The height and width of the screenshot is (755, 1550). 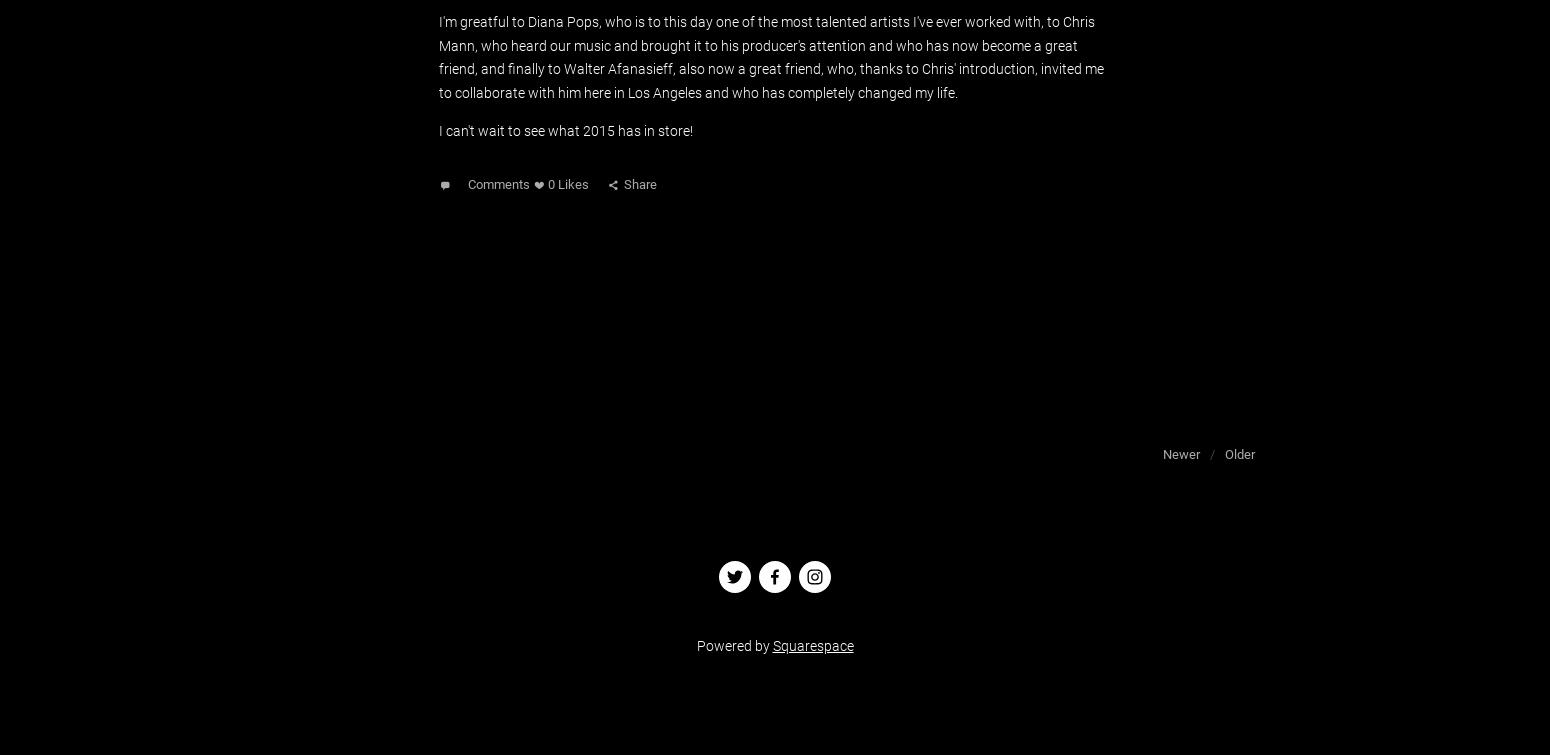 I want to click on 'Powered by', so click(x=733, y=643).